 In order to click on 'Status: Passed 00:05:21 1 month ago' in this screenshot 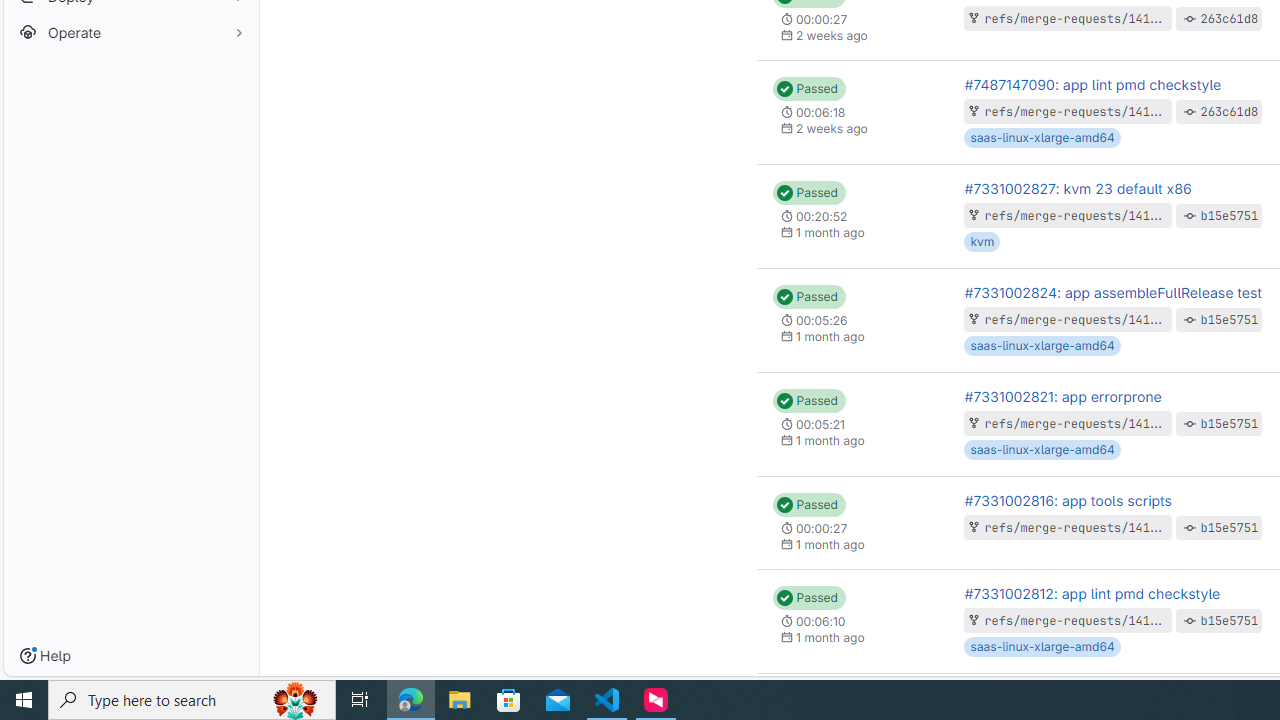, I will do `click(852, 423)`.